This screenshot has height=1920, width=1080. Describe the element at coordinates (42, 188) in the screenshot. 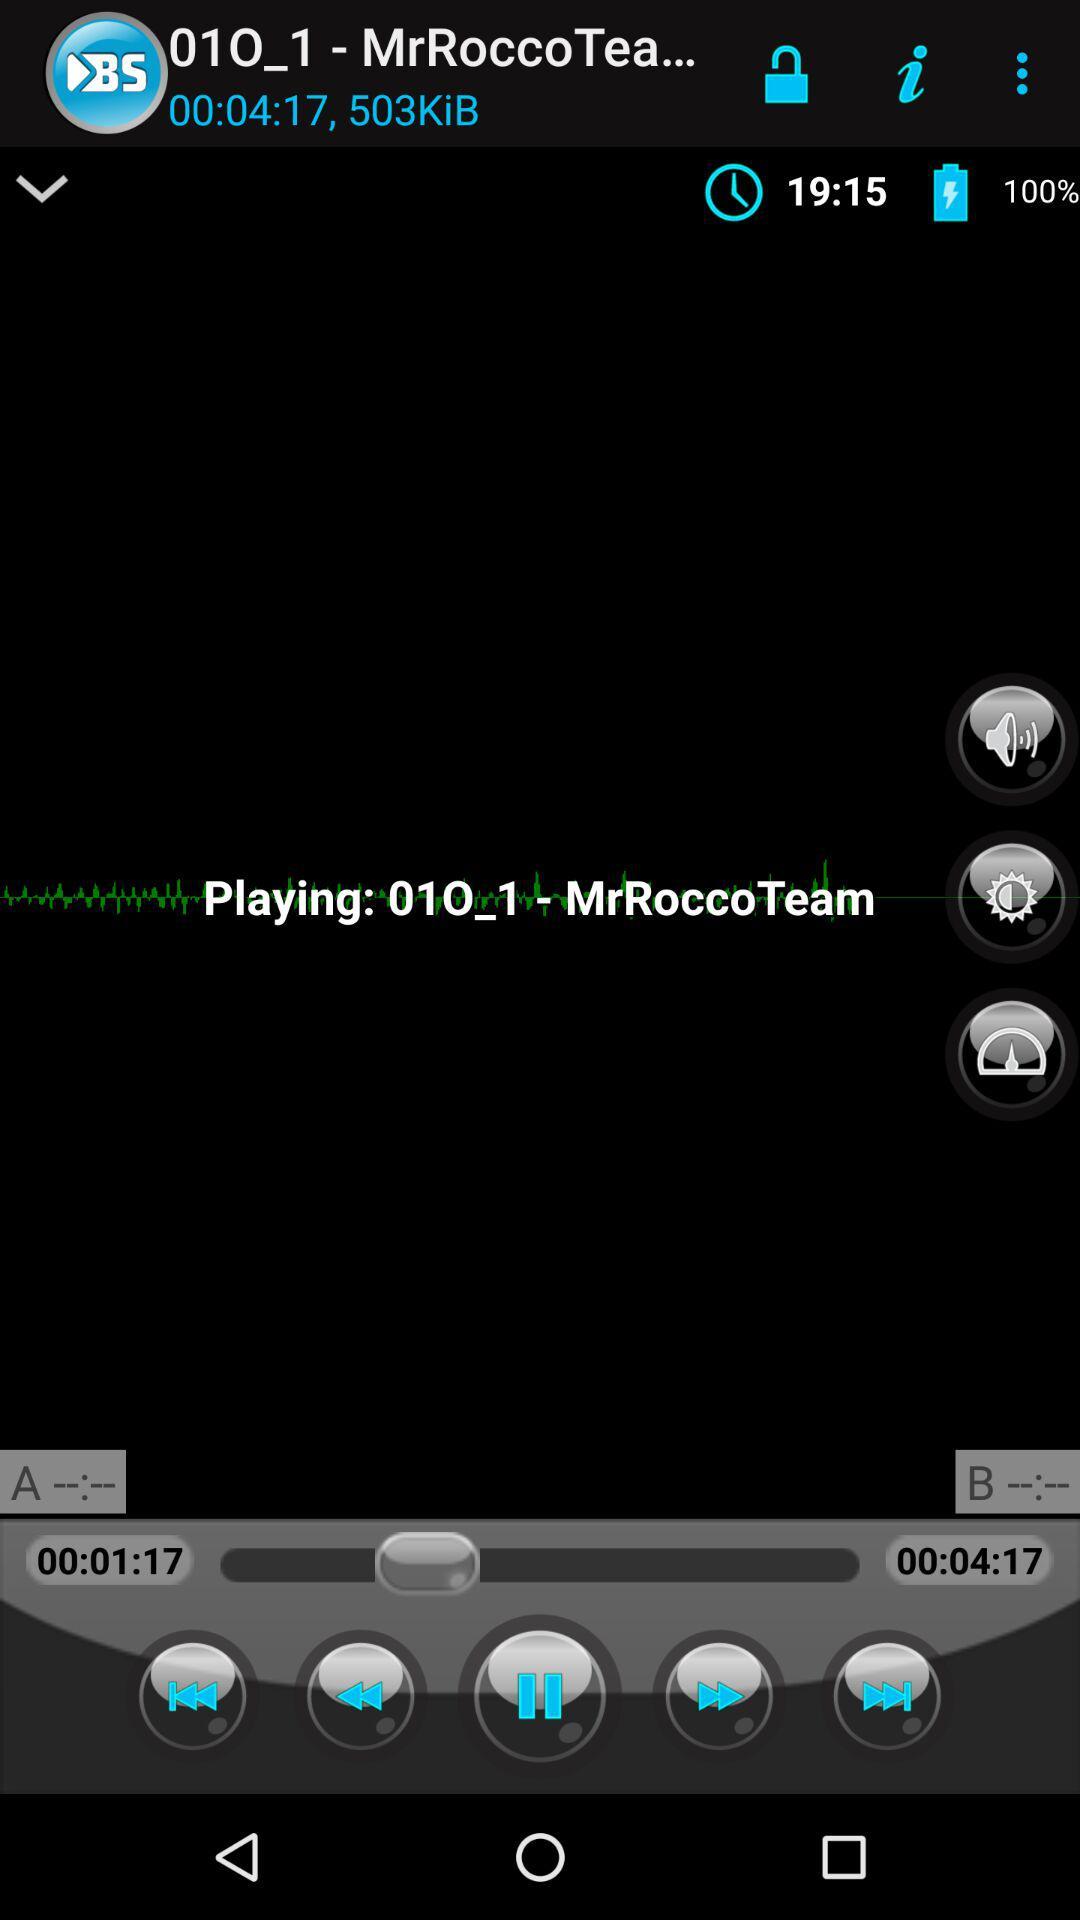

I see `show options` at that location.